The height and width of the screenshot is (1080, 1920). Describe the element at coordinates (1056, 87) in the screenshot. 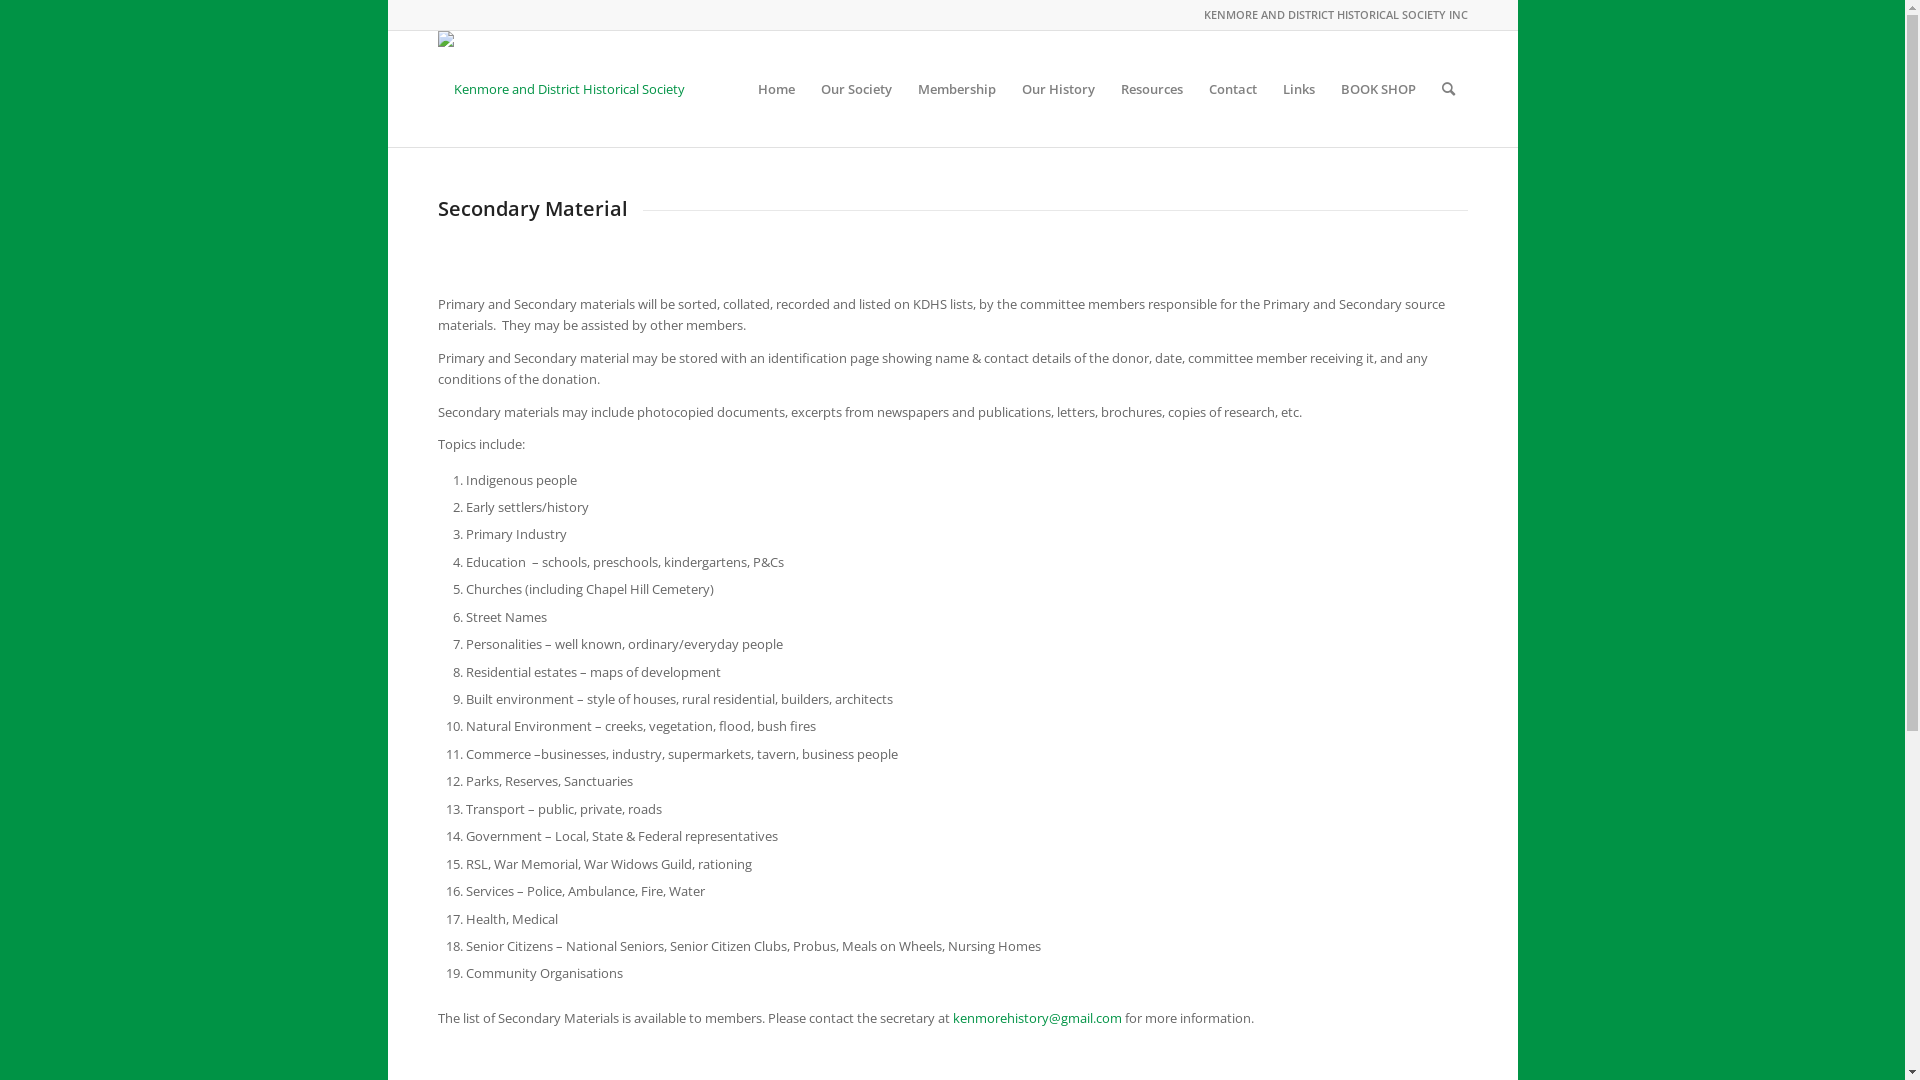

I see `'Our History'` at that location.